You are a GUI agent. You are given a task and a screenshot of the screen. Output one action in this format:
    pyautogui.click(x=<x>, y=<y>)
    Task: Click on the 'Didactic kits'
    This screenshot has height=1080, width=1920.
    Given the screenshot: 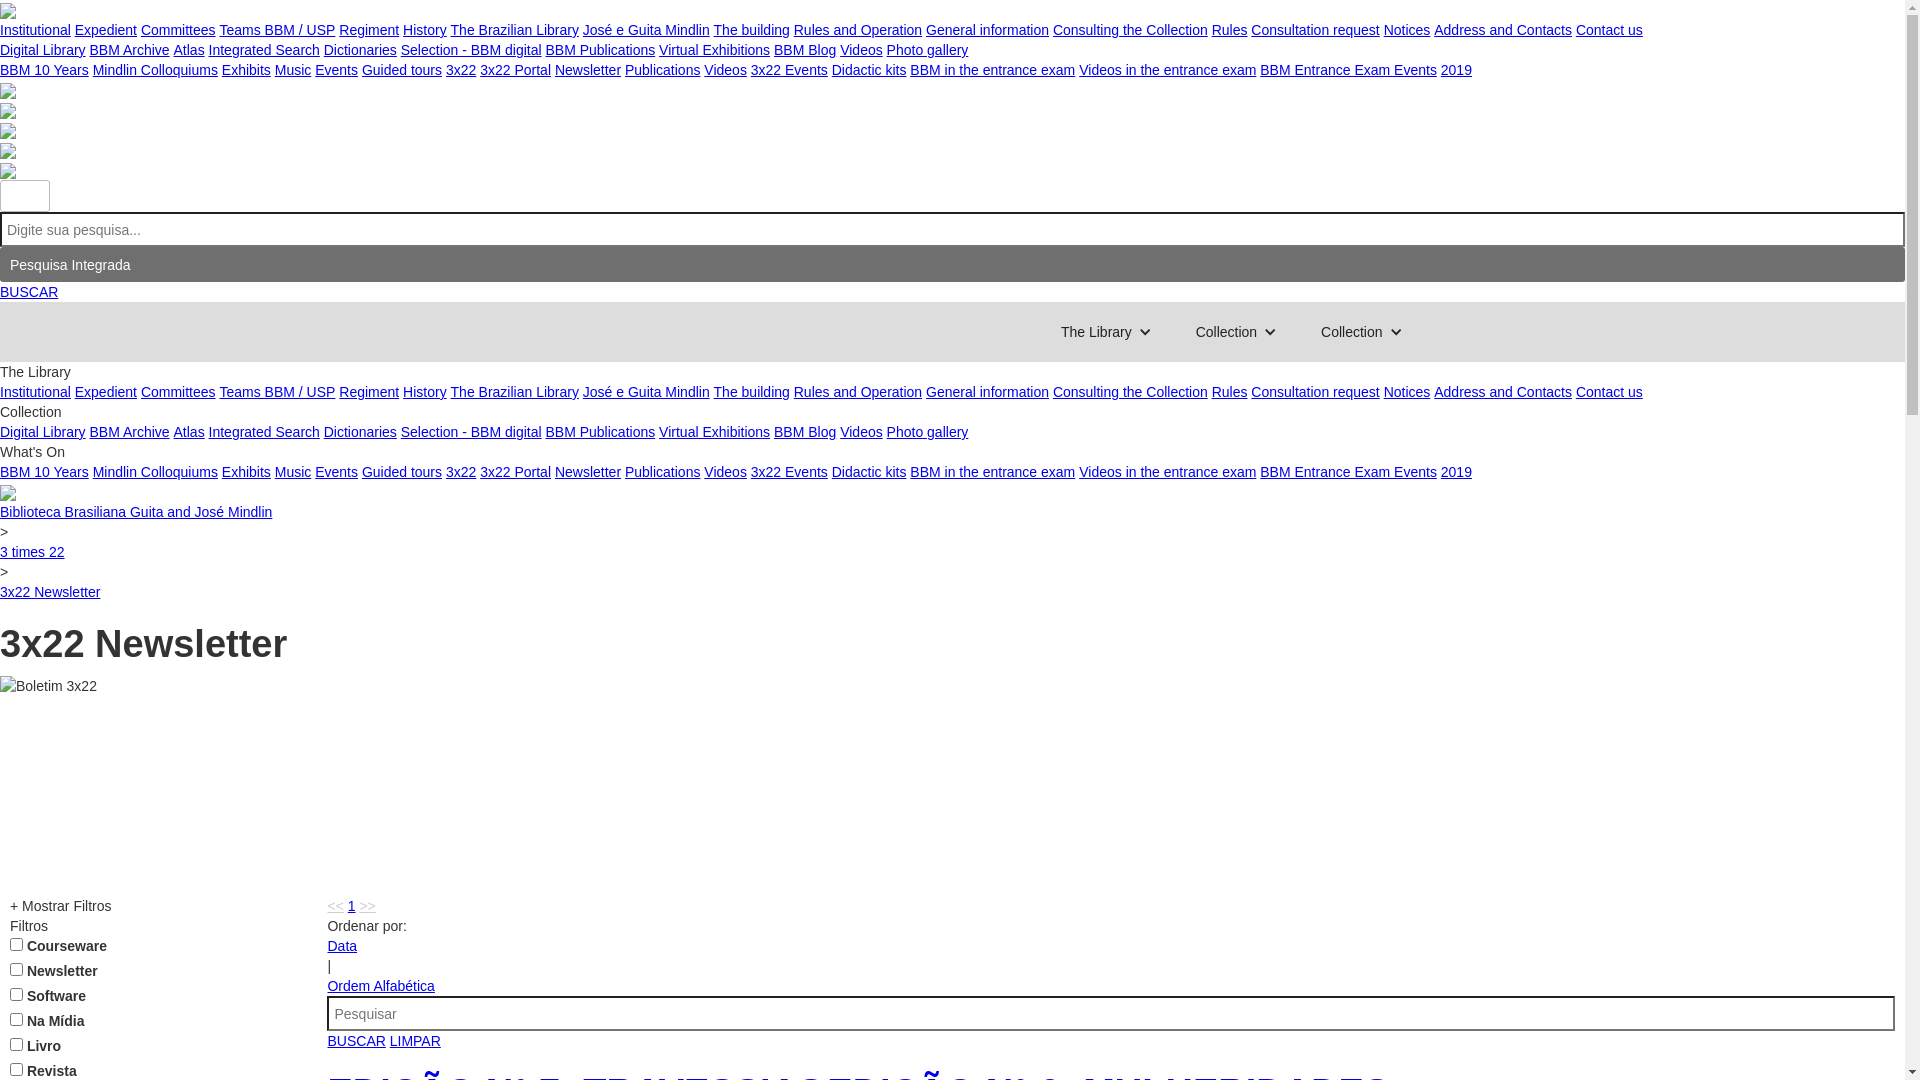 What is the action you would take?
    pyautogui.click(x=869, y=68)
    